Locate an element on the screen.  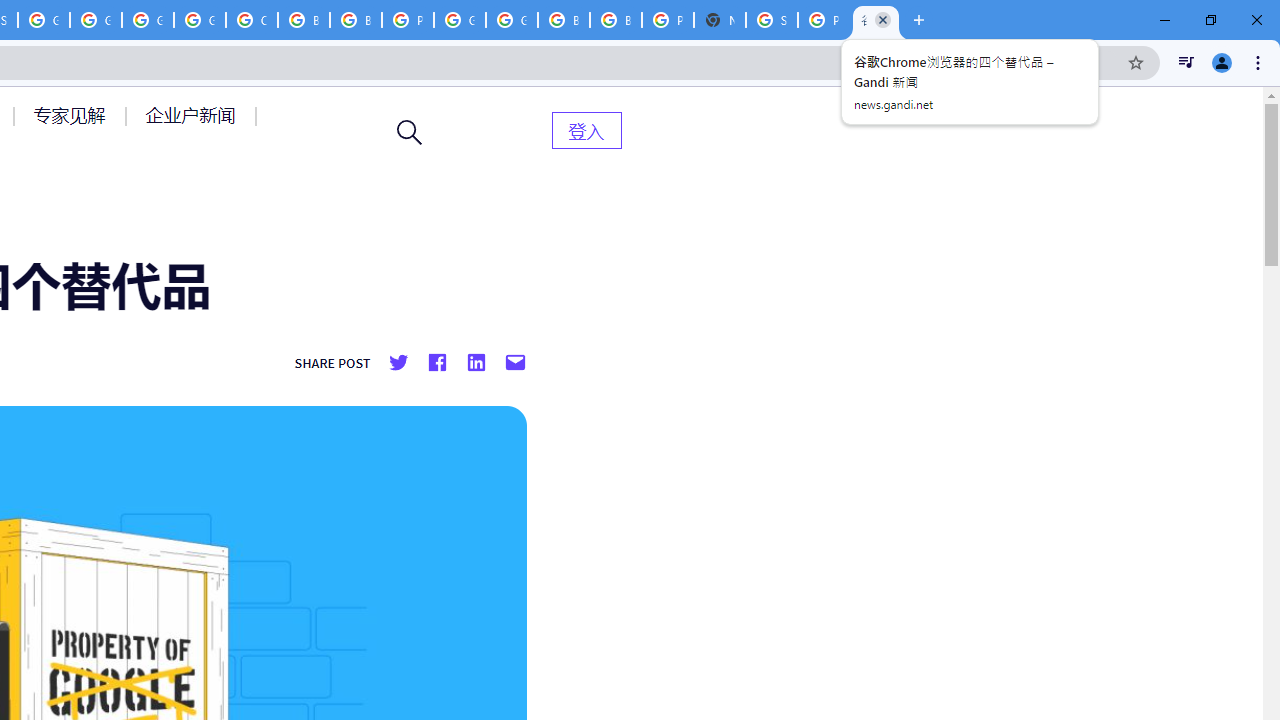
'AutomationID: menu-item-82399' is located at coordinates (585, 129).